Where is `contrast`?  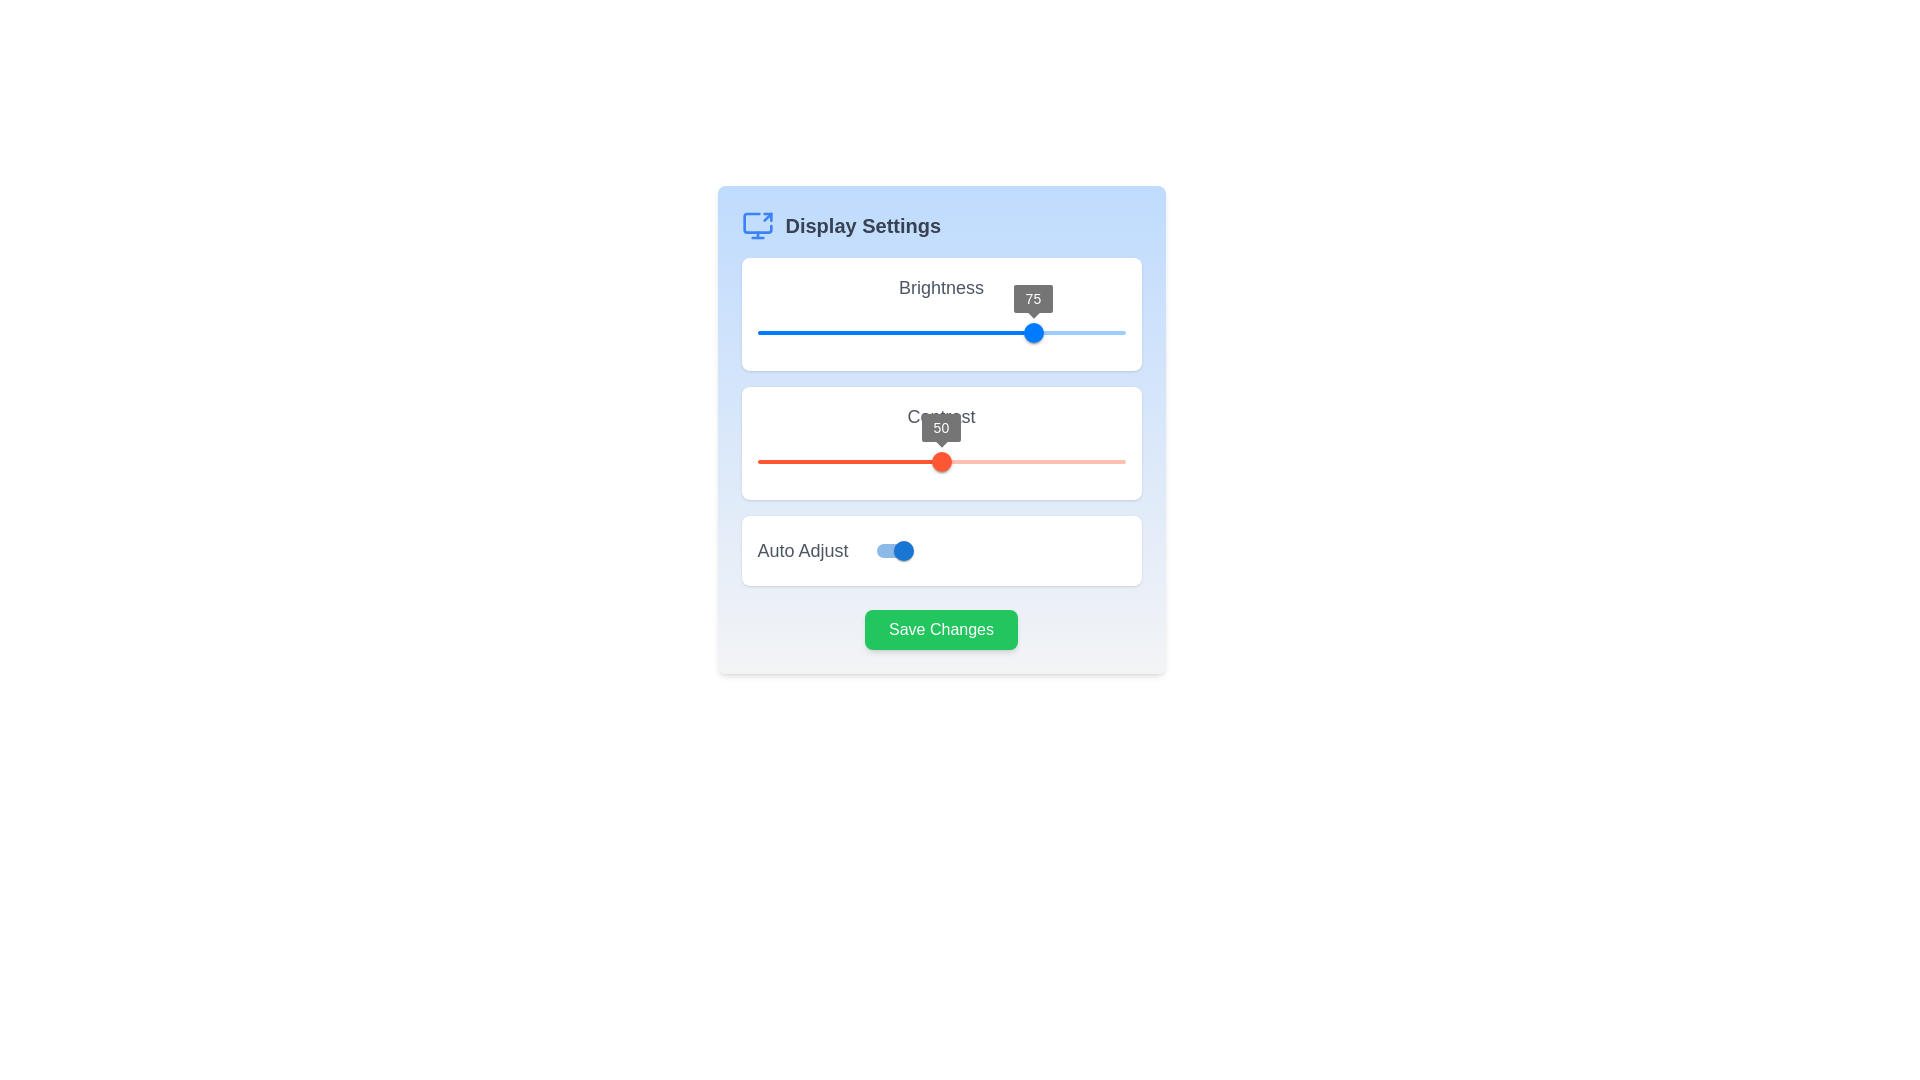 contrast is located at coordinates (756, 462).